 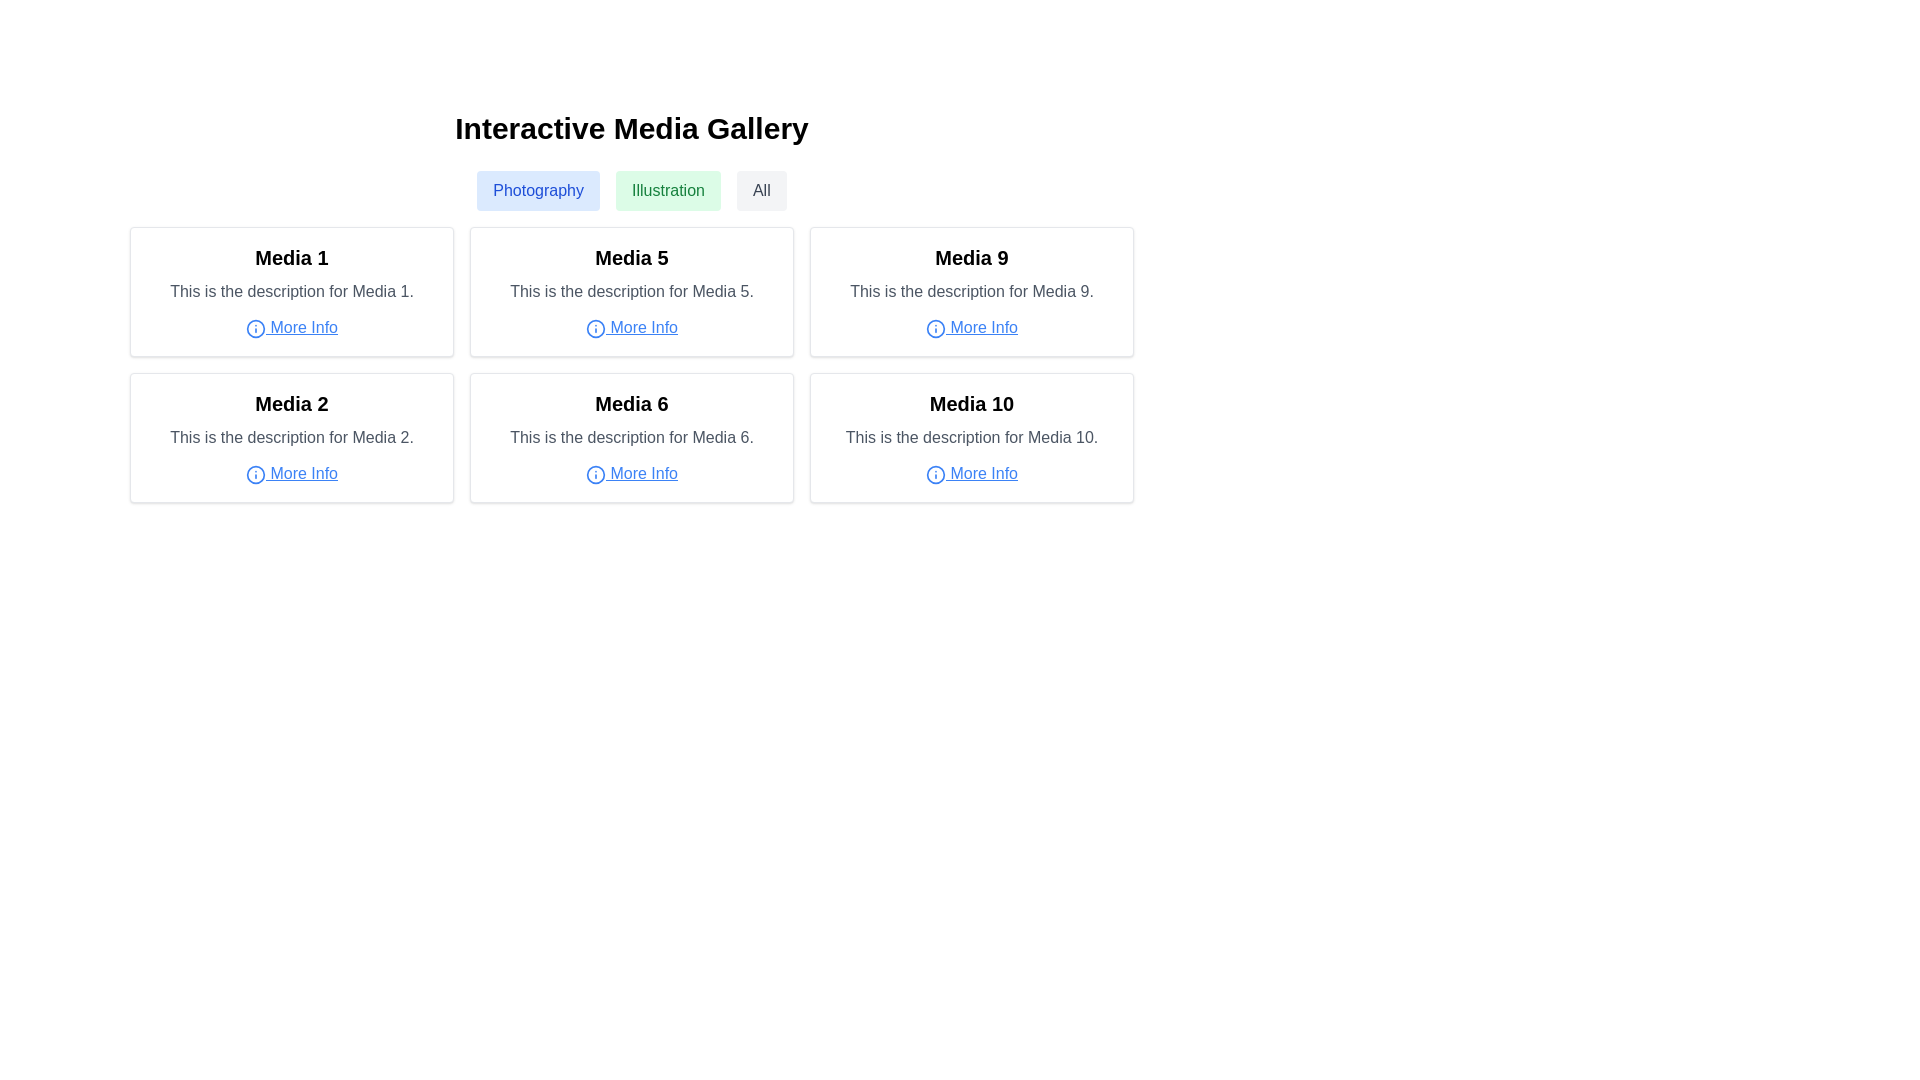 I want to click on the circular 'i' icon next to the 'More Info' hyperlink, so click(x=291, y=474).